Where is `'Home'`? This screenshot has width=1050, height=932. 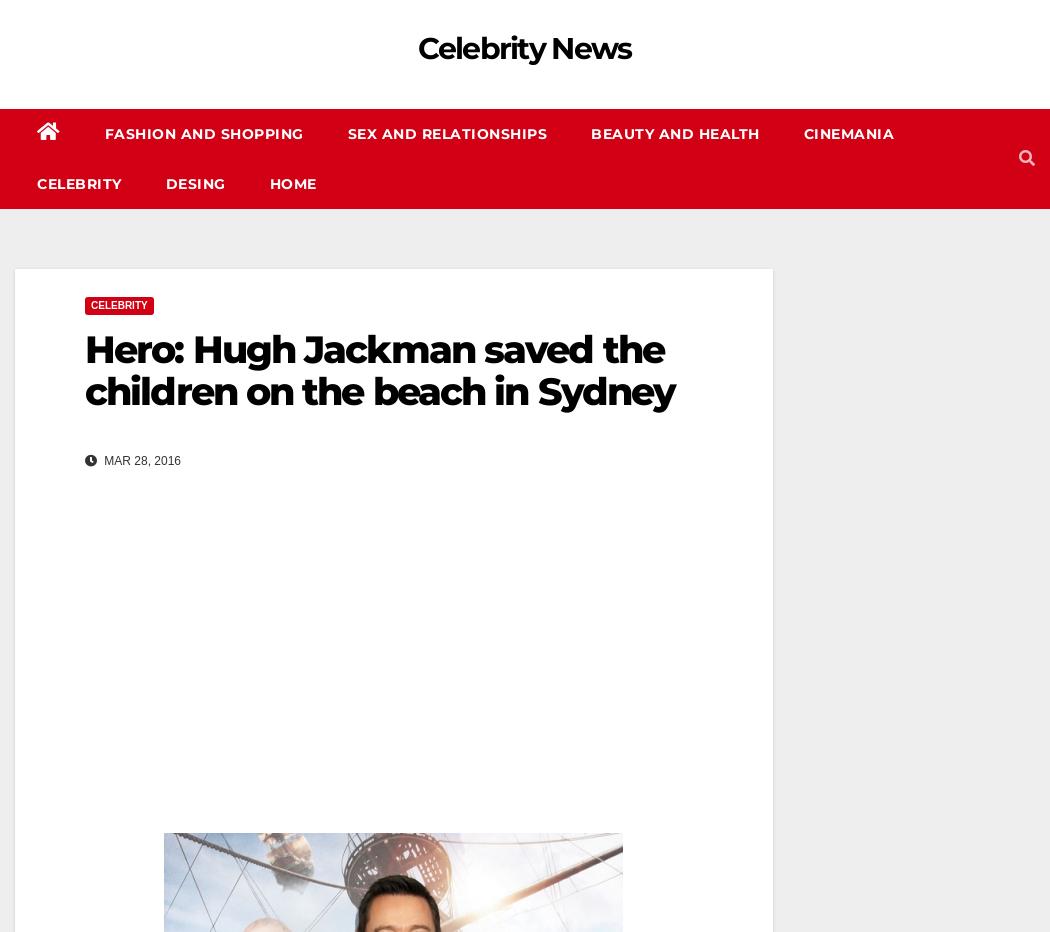 'Home' is located at coordinates (291, 183).